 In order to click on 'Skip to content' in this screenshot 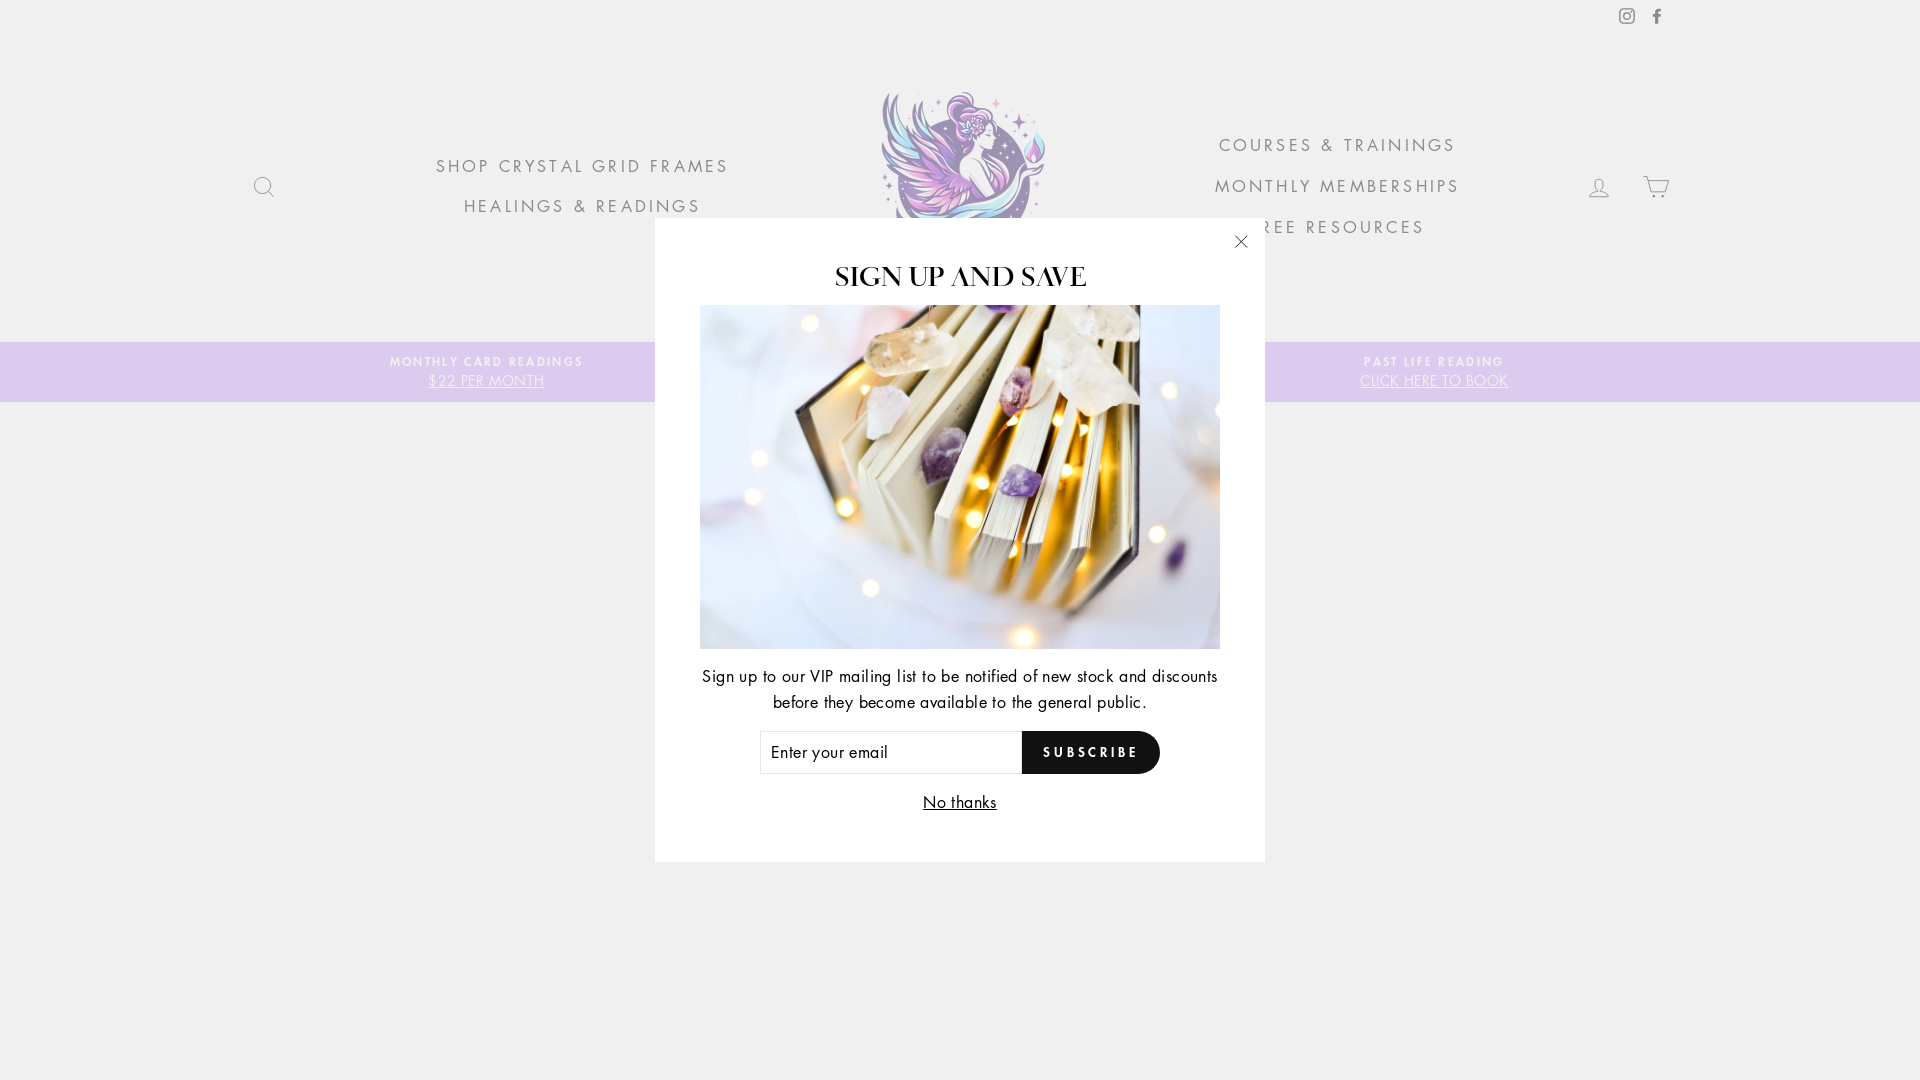, I will do `click(0, 0)`.